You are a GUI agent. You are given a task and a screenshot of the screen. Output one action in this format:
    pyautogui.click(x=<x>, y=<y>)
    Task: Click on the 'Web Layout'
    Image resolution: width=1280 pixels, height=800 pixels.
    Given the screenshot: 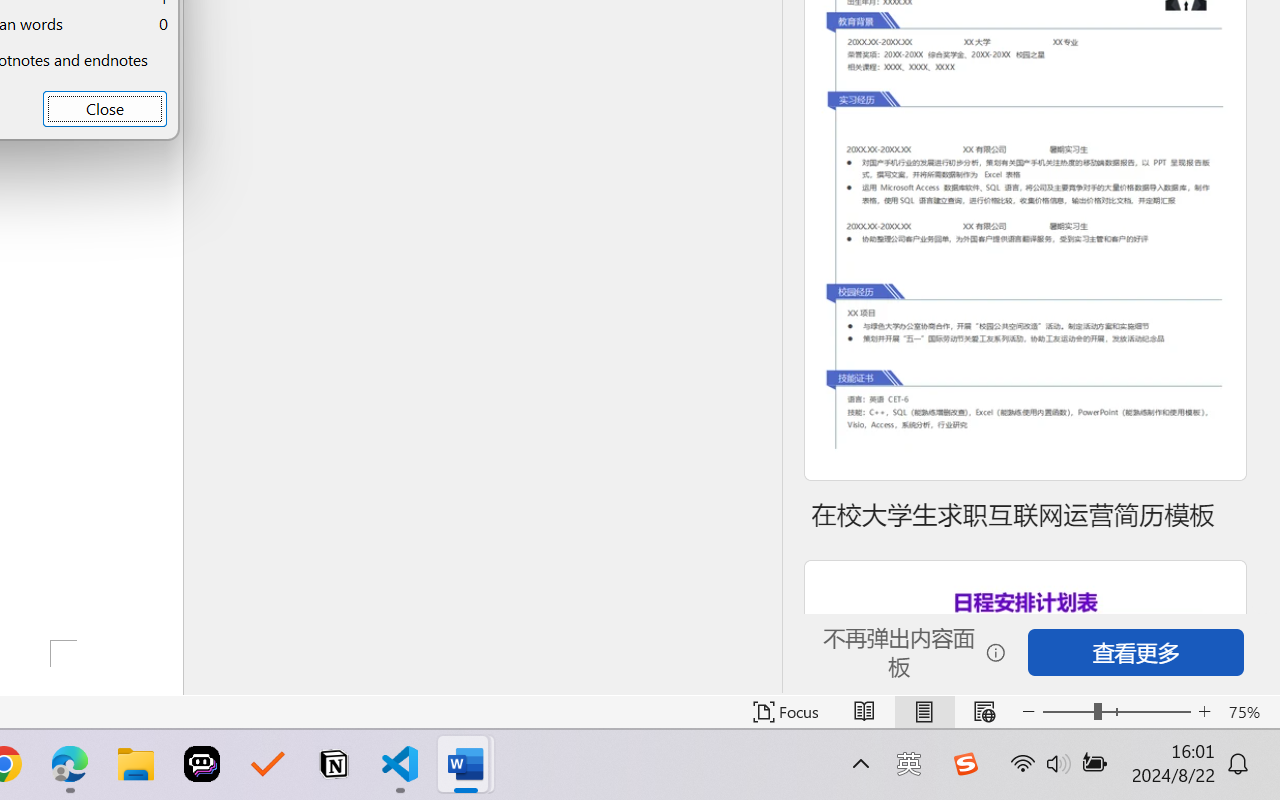 What is the action you would take?
    pyautogui.click(x=984, y=711)
    